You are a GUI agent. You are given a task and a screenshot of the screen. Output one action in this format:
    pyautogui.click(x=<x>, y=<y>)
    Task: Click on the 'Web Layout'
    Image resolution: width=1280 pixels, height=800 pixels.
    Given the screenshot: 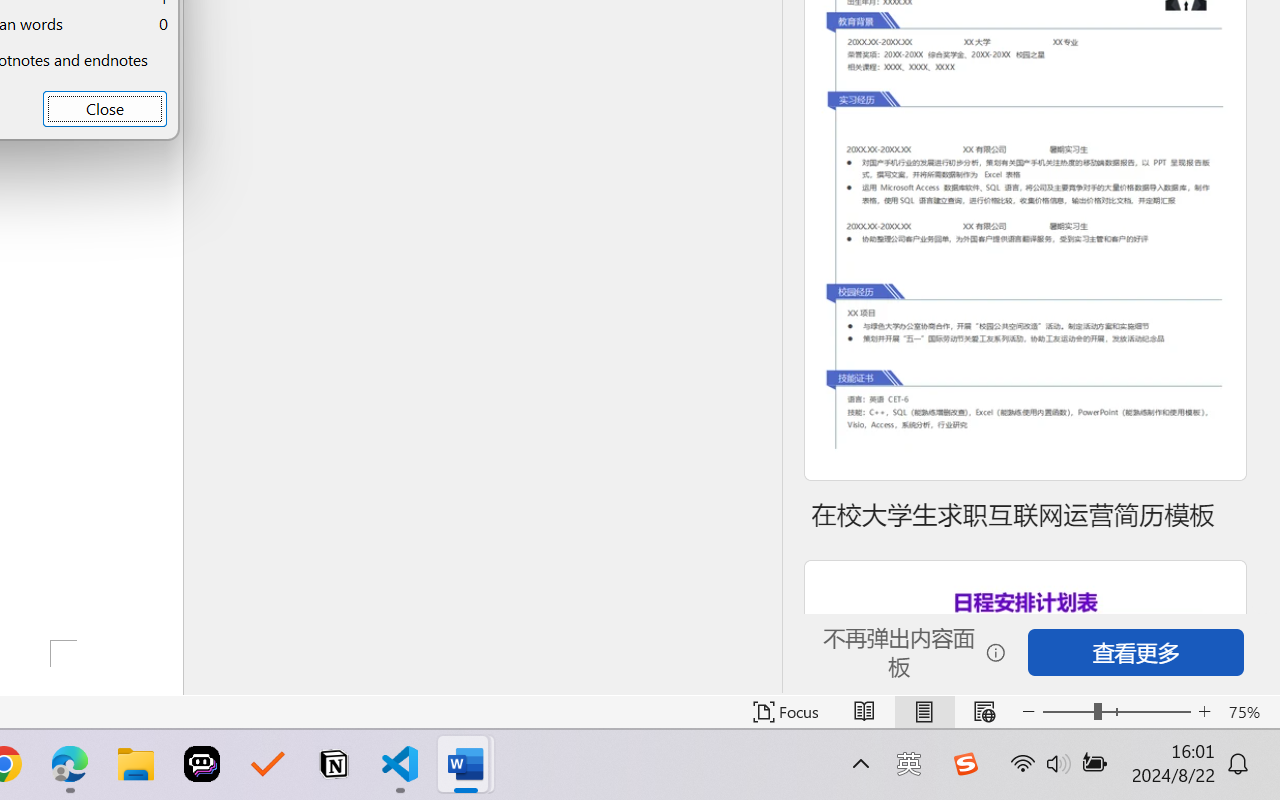 What is the action you would take?
    pyautogui.click(x=984, y=711)
    